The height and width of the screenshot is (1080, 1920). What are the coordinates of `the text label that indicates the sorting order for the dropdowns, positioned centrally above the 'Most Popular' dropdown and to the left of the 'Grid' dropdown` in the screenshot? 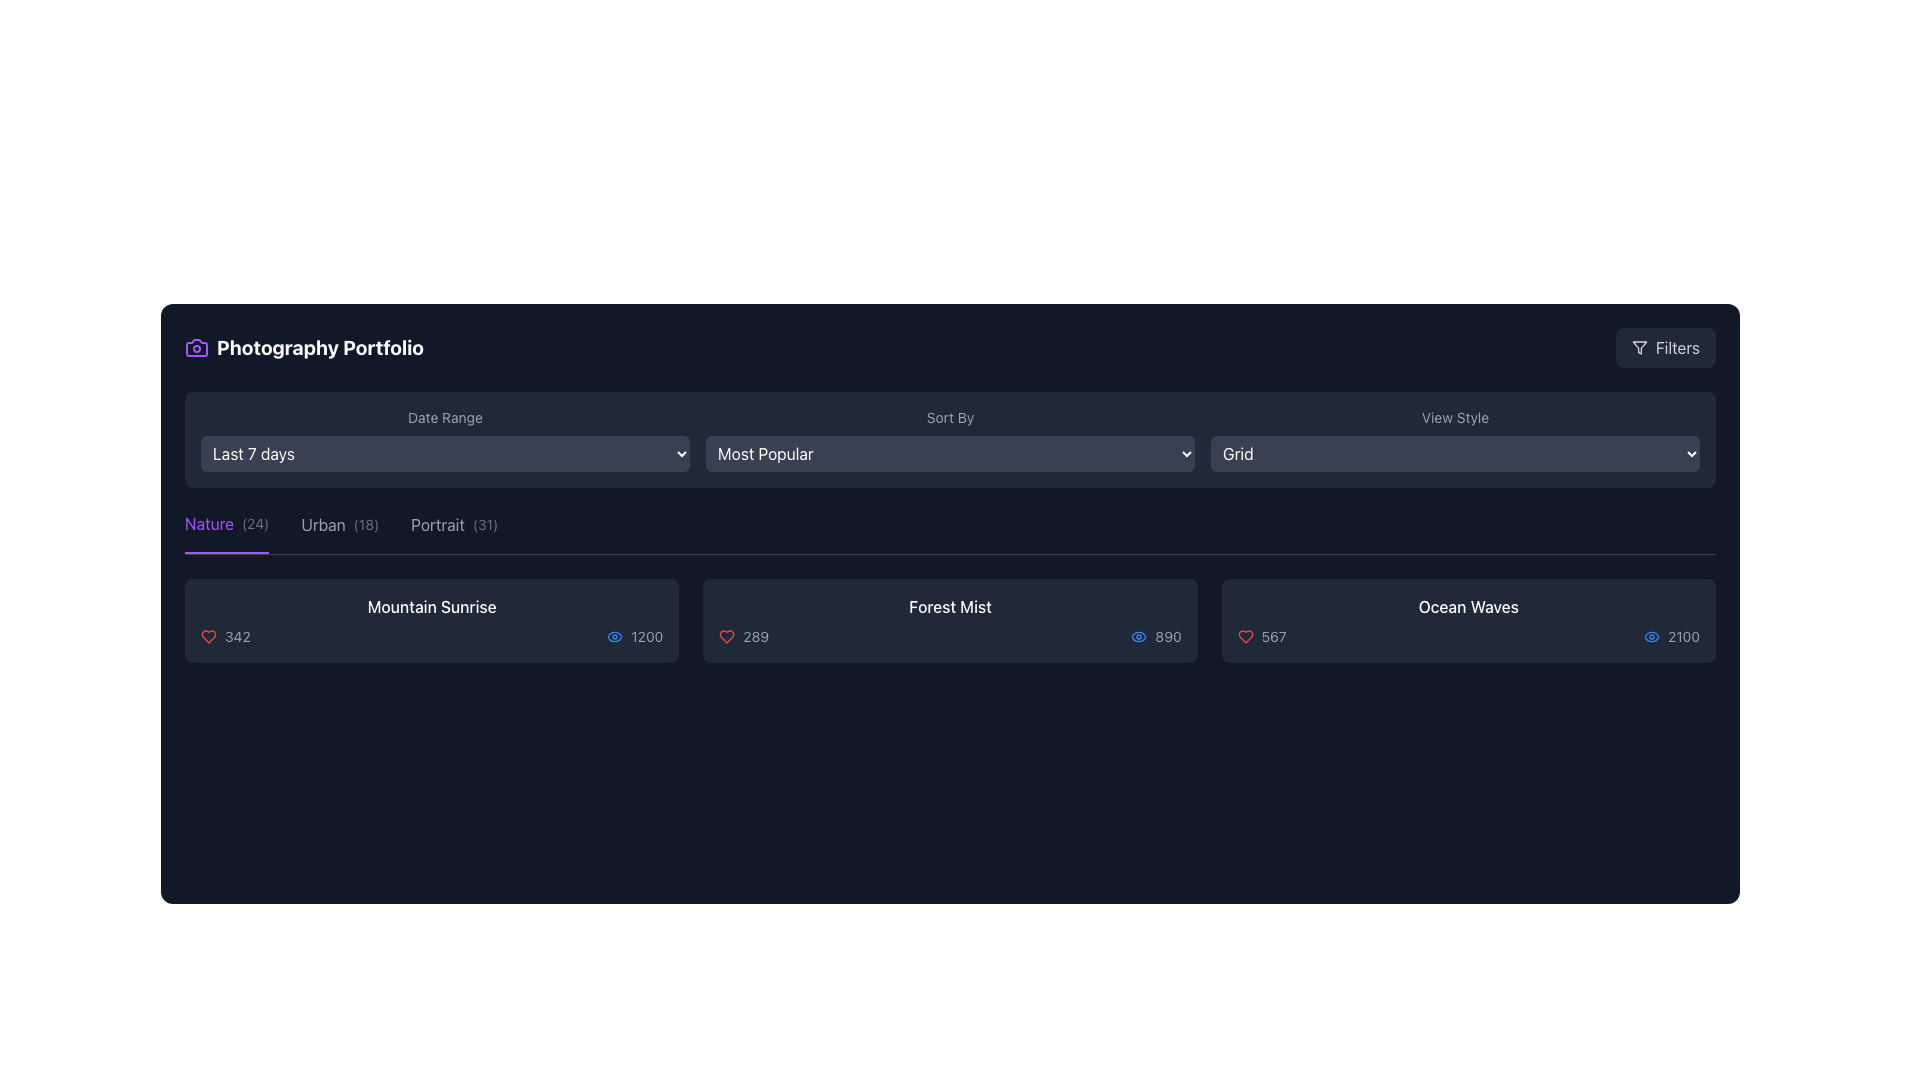 It's located at (949, 416).